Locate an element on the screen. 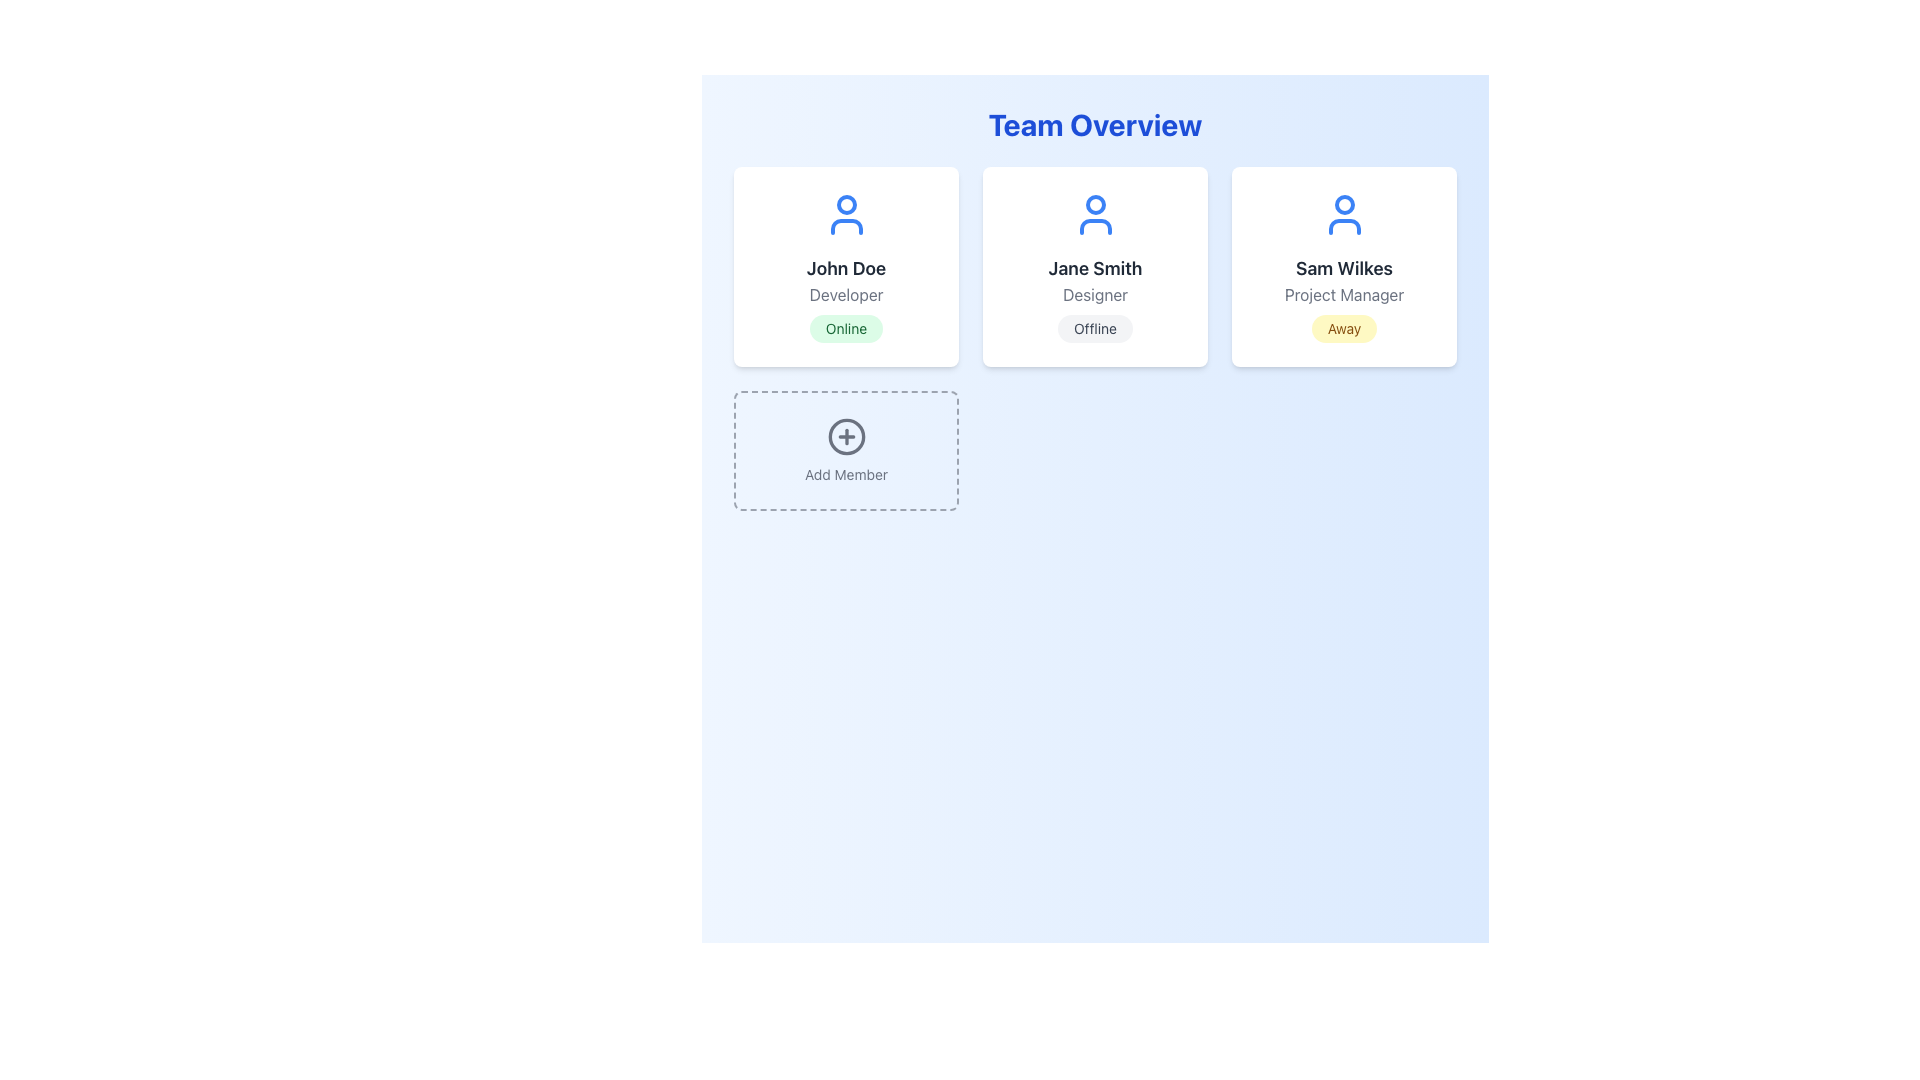 Image resolution: width=1920 pixels, height=1080 pixels. the static text label displaying 'Jane Smith' located in the second card of three user information cards is located at coordinates (1094, 268).